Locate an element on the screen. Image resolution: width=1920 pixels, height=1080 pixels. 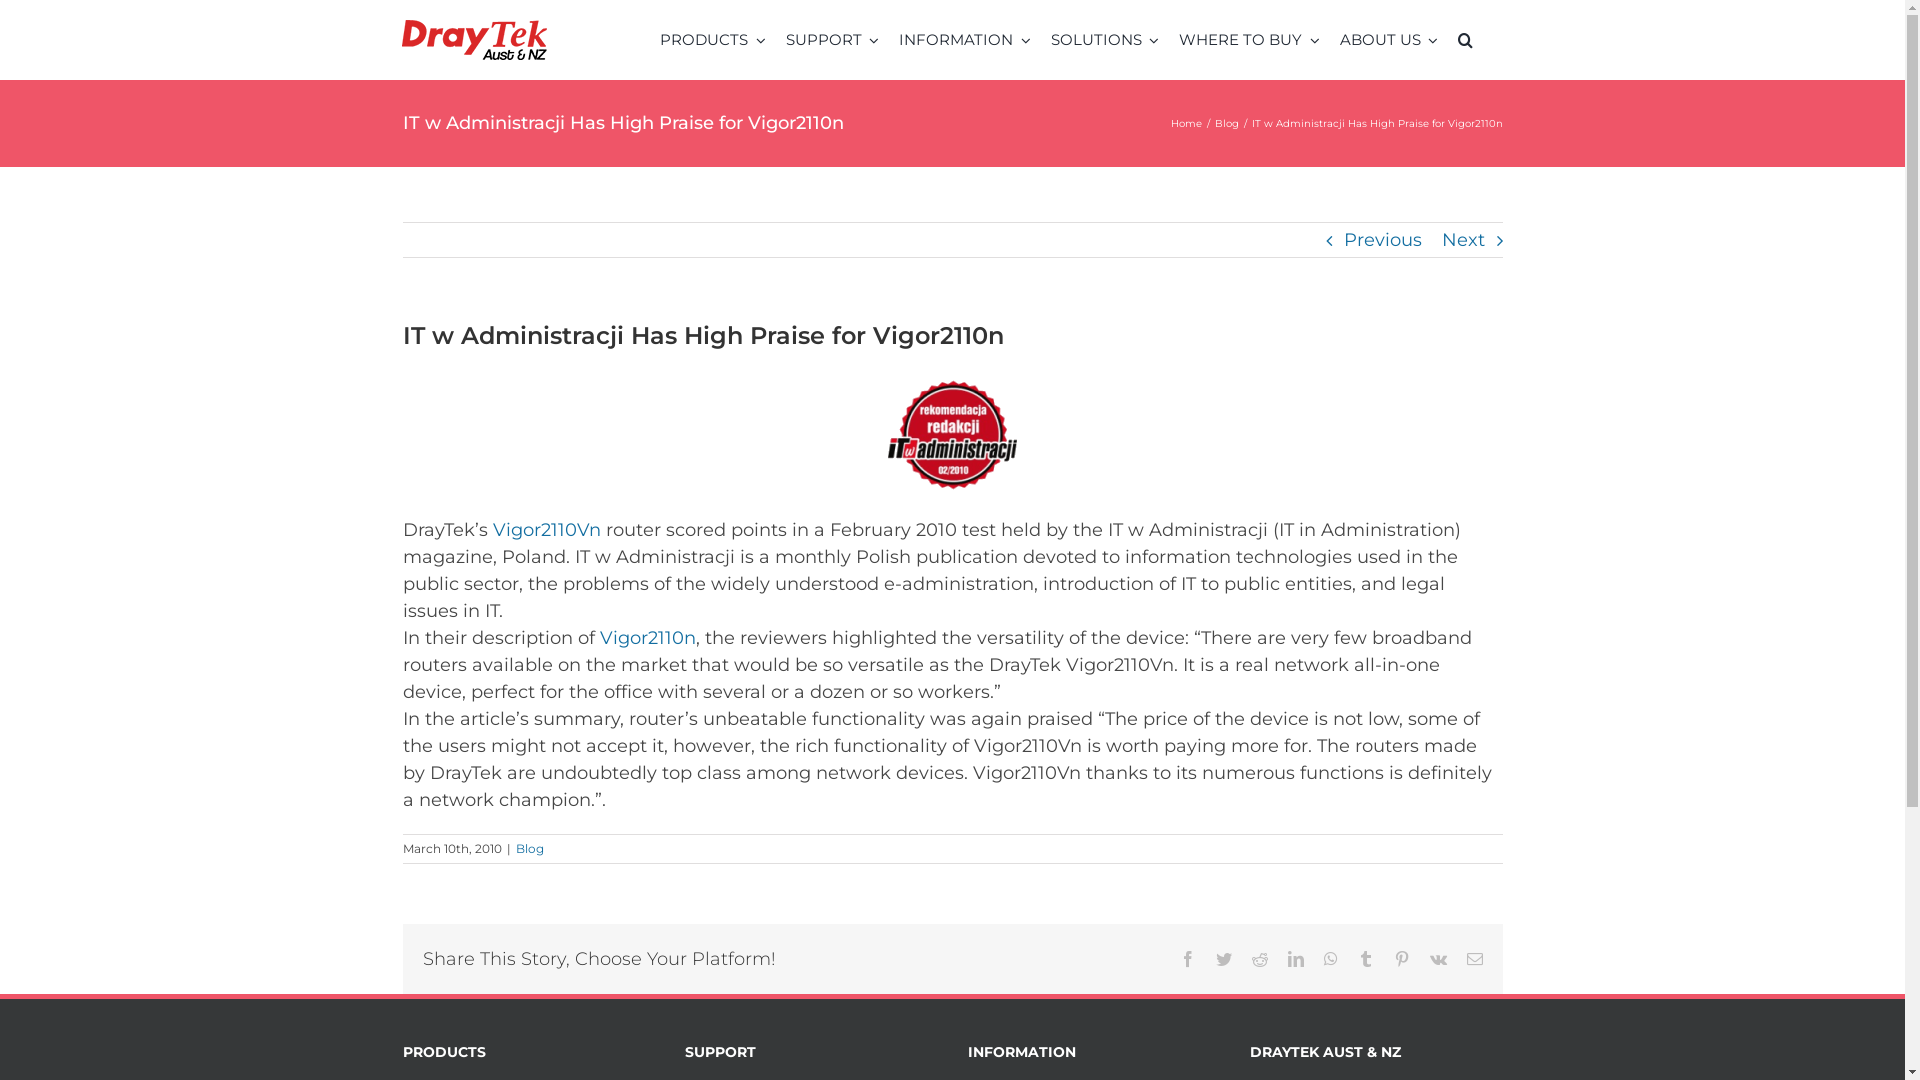
'Previous' is located at coordinates (1344, 238).